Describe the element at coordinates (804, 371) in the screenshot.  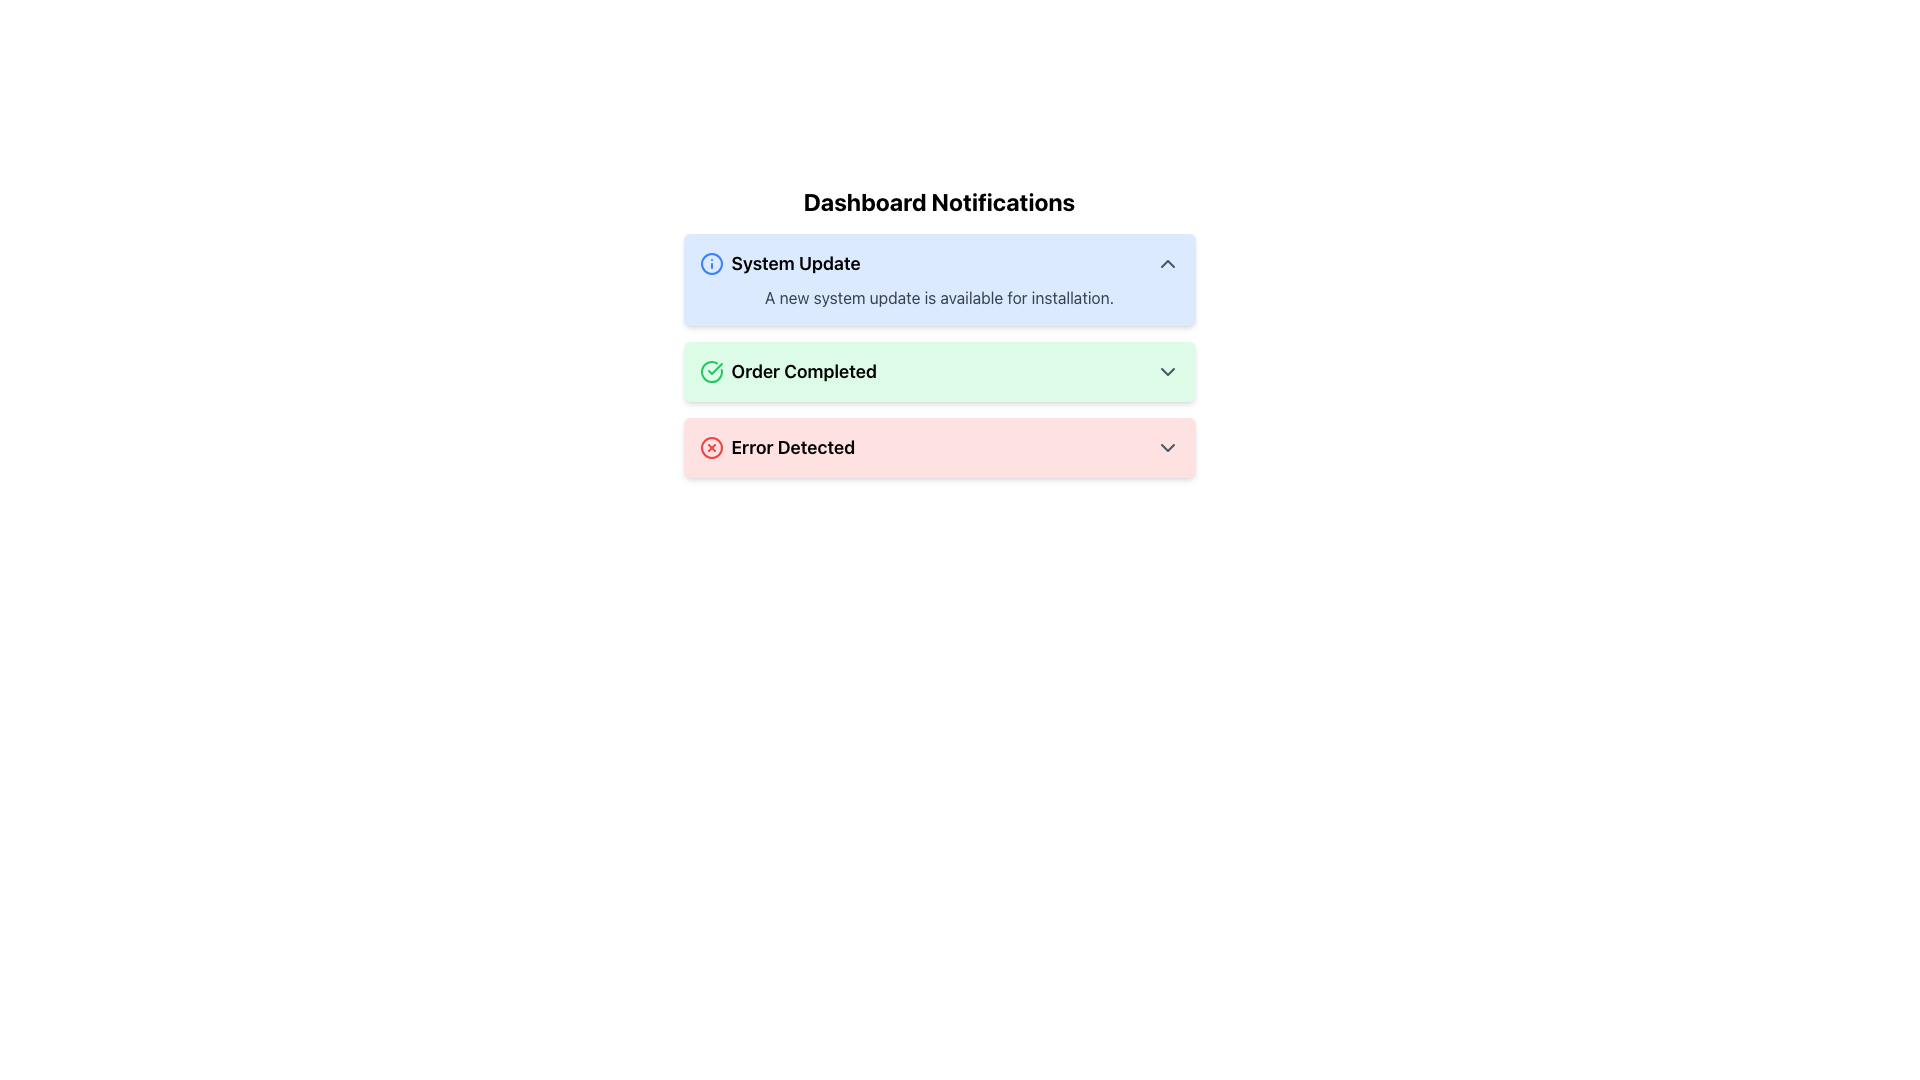
I see `text content of the bold text label that displays 'Order Completed' on a pastel green background, which is the second notification in the list` at that location.